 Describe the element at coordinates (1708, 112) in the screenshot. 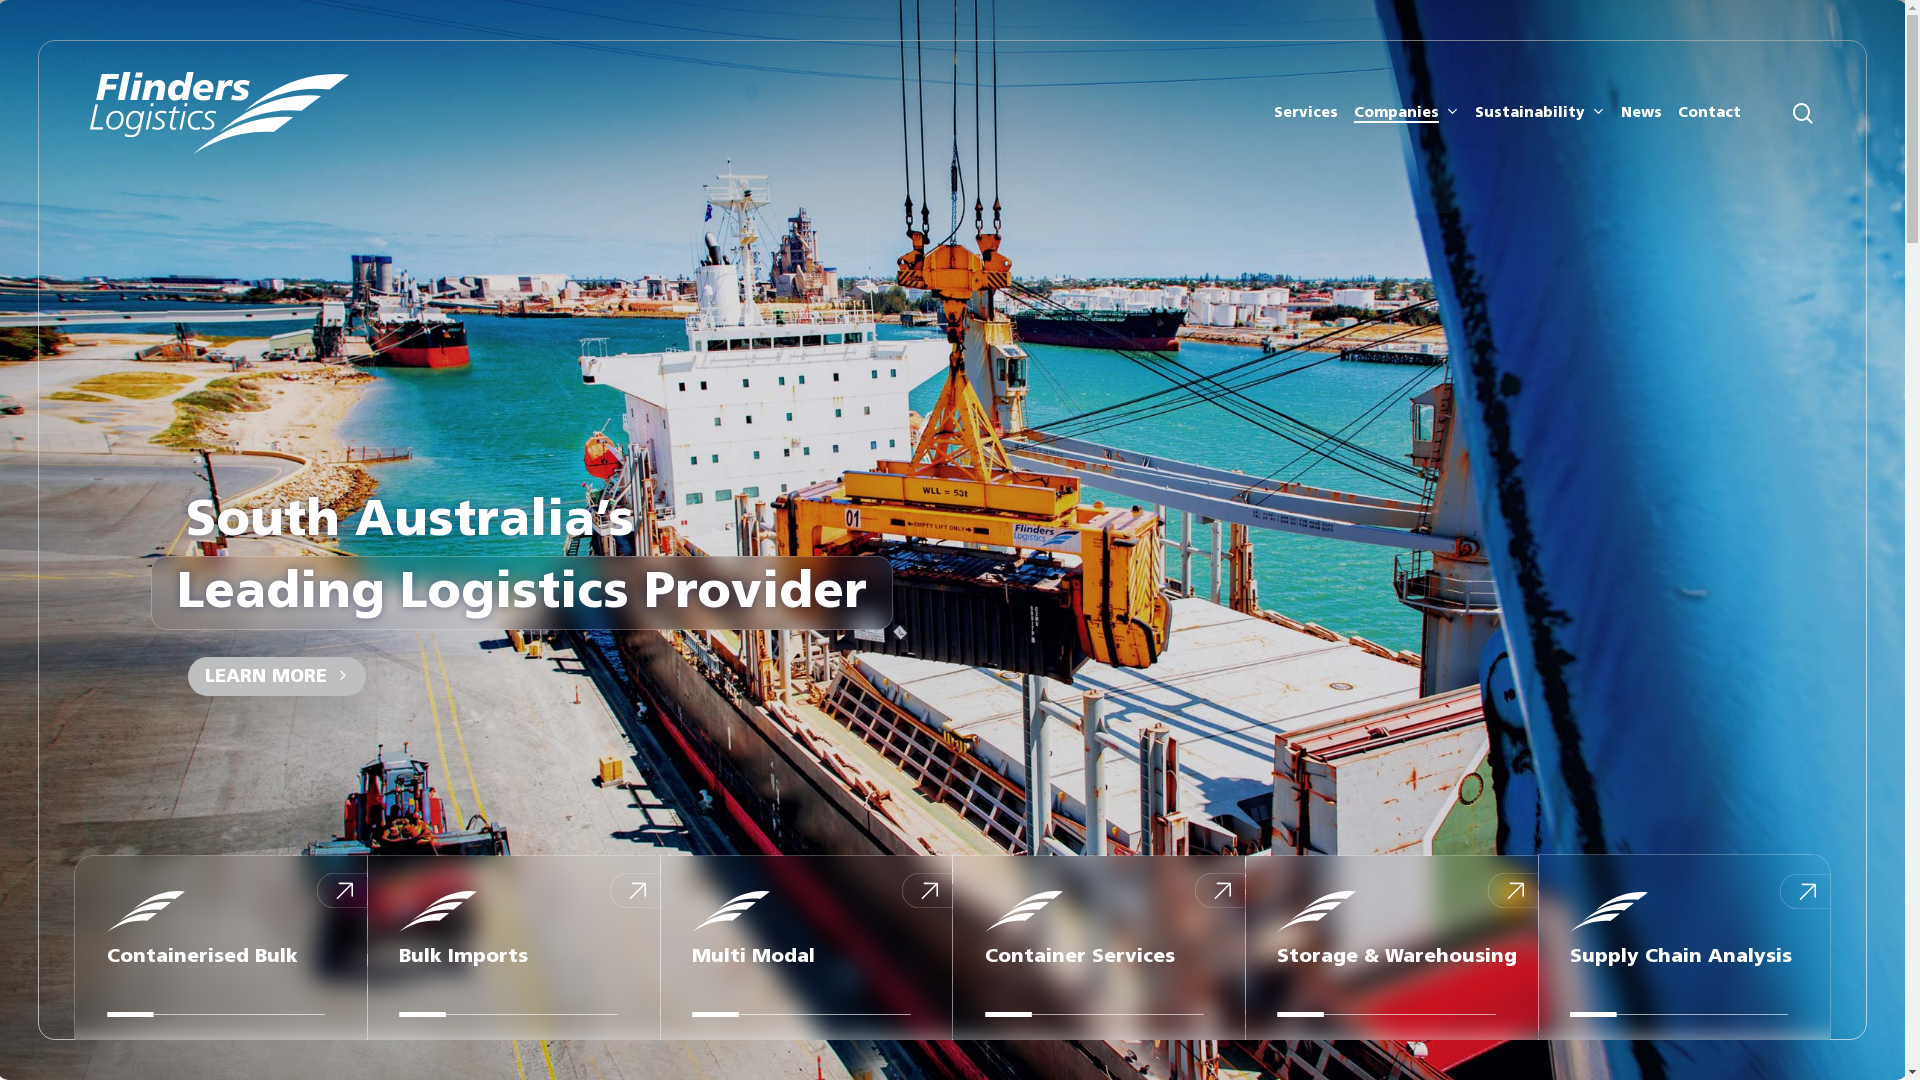

I see `'Contact'` at that location.